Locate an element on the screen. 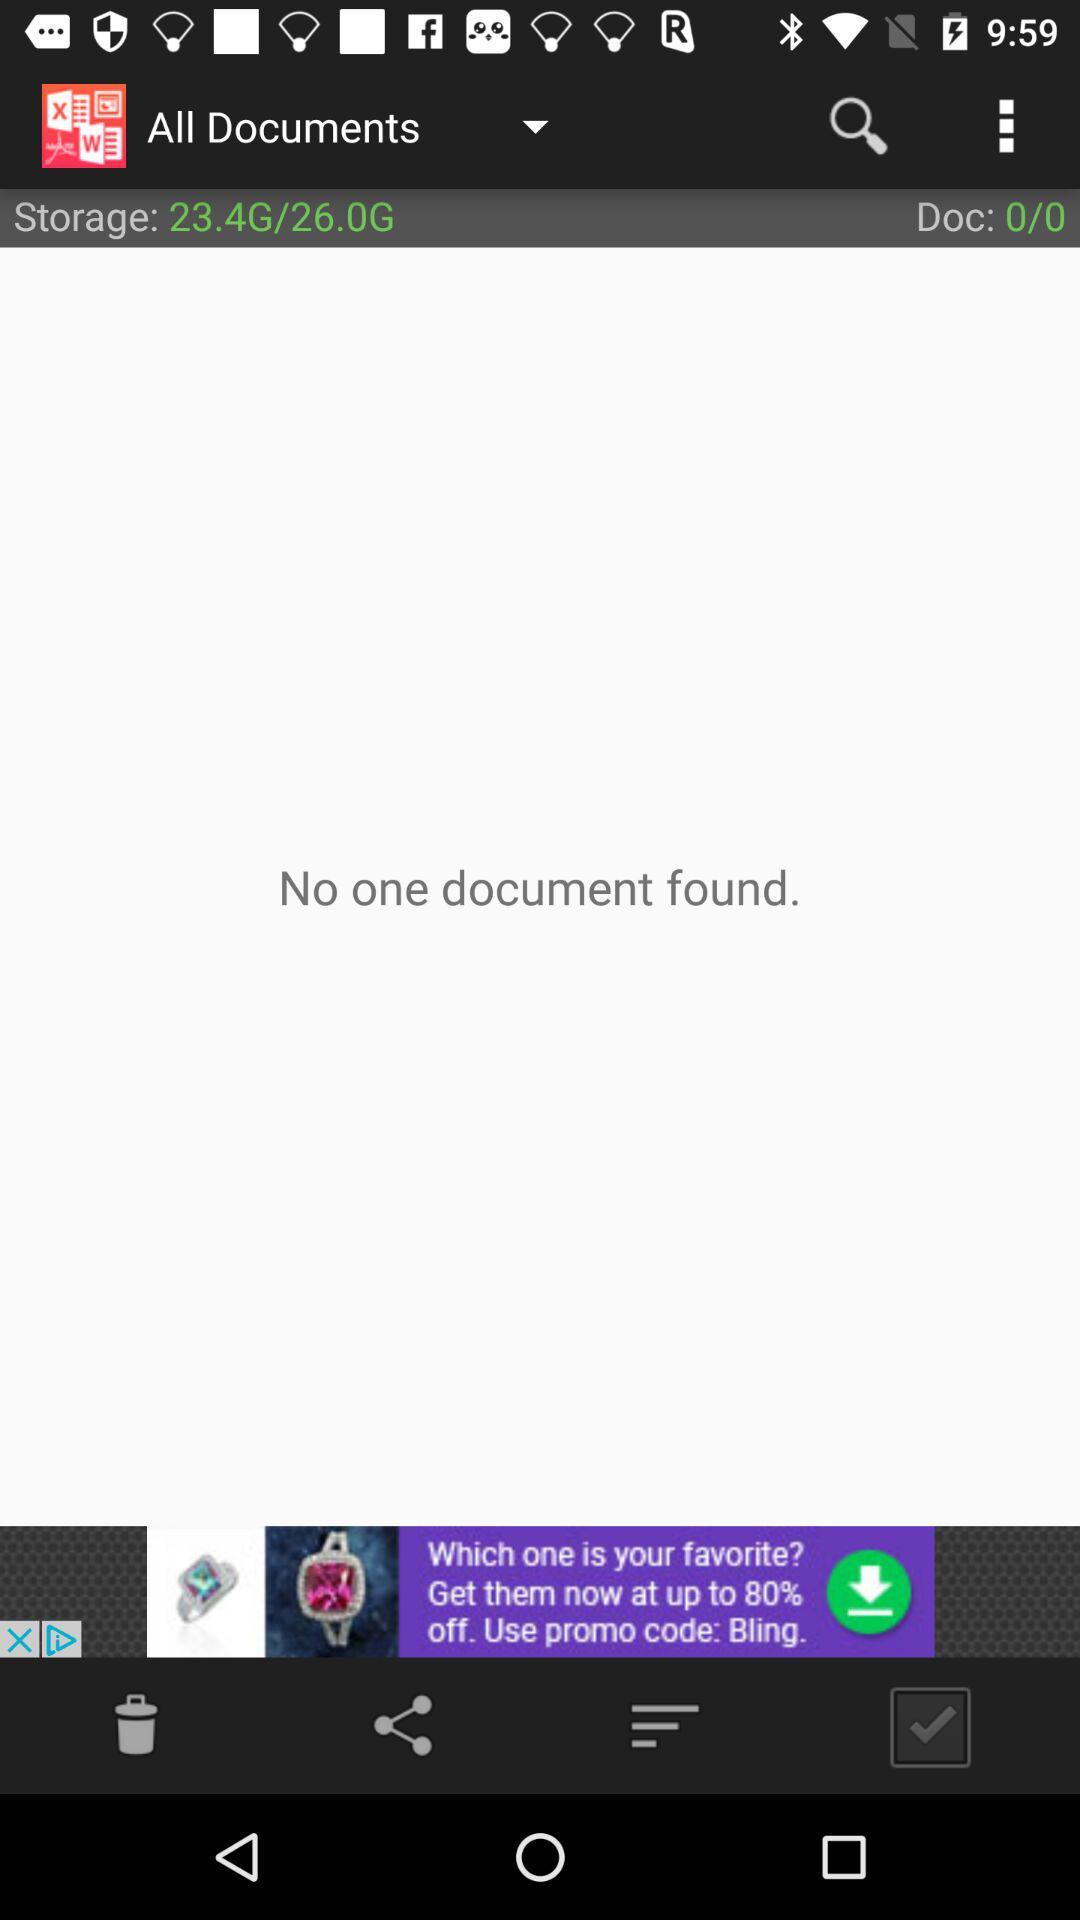 This screenshot has width=1080, height=1920. the advertisement option is located at coordinates (540, 1590).